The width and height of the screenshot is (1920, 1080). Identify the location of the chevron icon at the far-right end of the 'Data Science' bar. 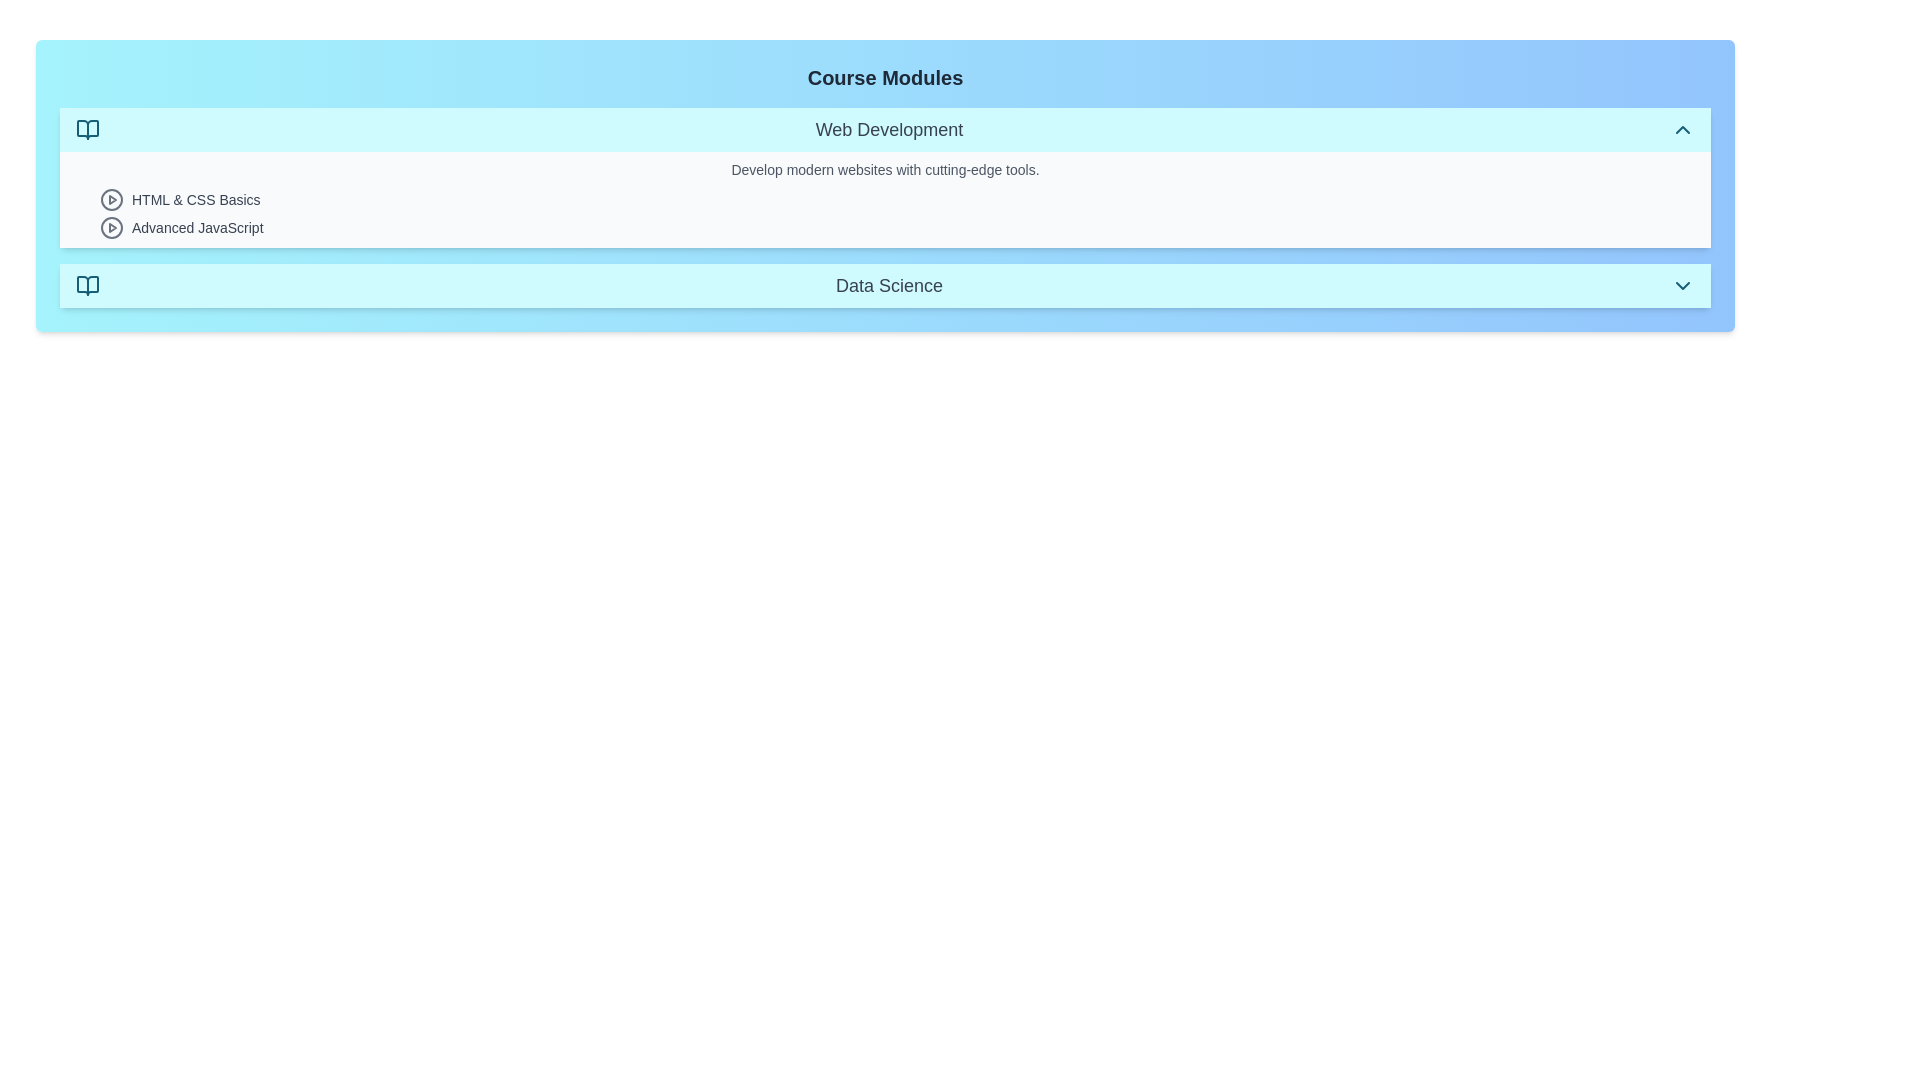
(1682, 285).